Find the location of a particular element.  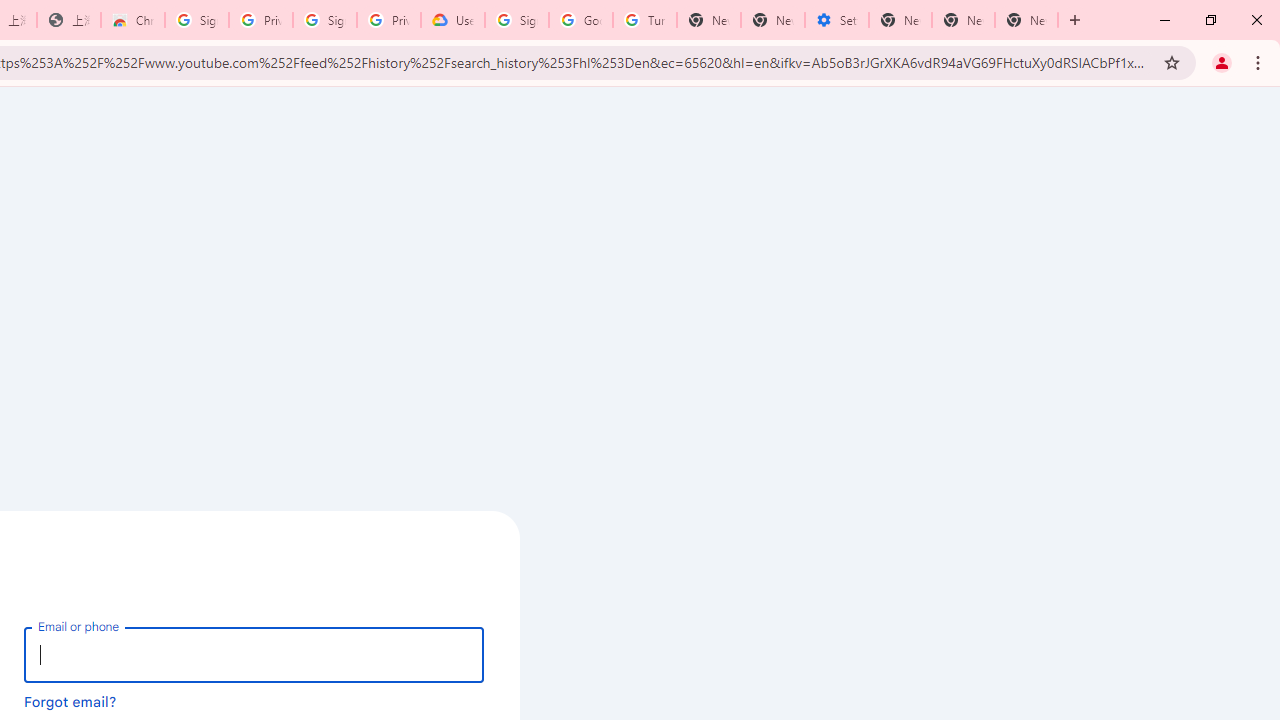

'Chrome Web Store - Color themes by Chrome' is located at coordinates (132, 20).